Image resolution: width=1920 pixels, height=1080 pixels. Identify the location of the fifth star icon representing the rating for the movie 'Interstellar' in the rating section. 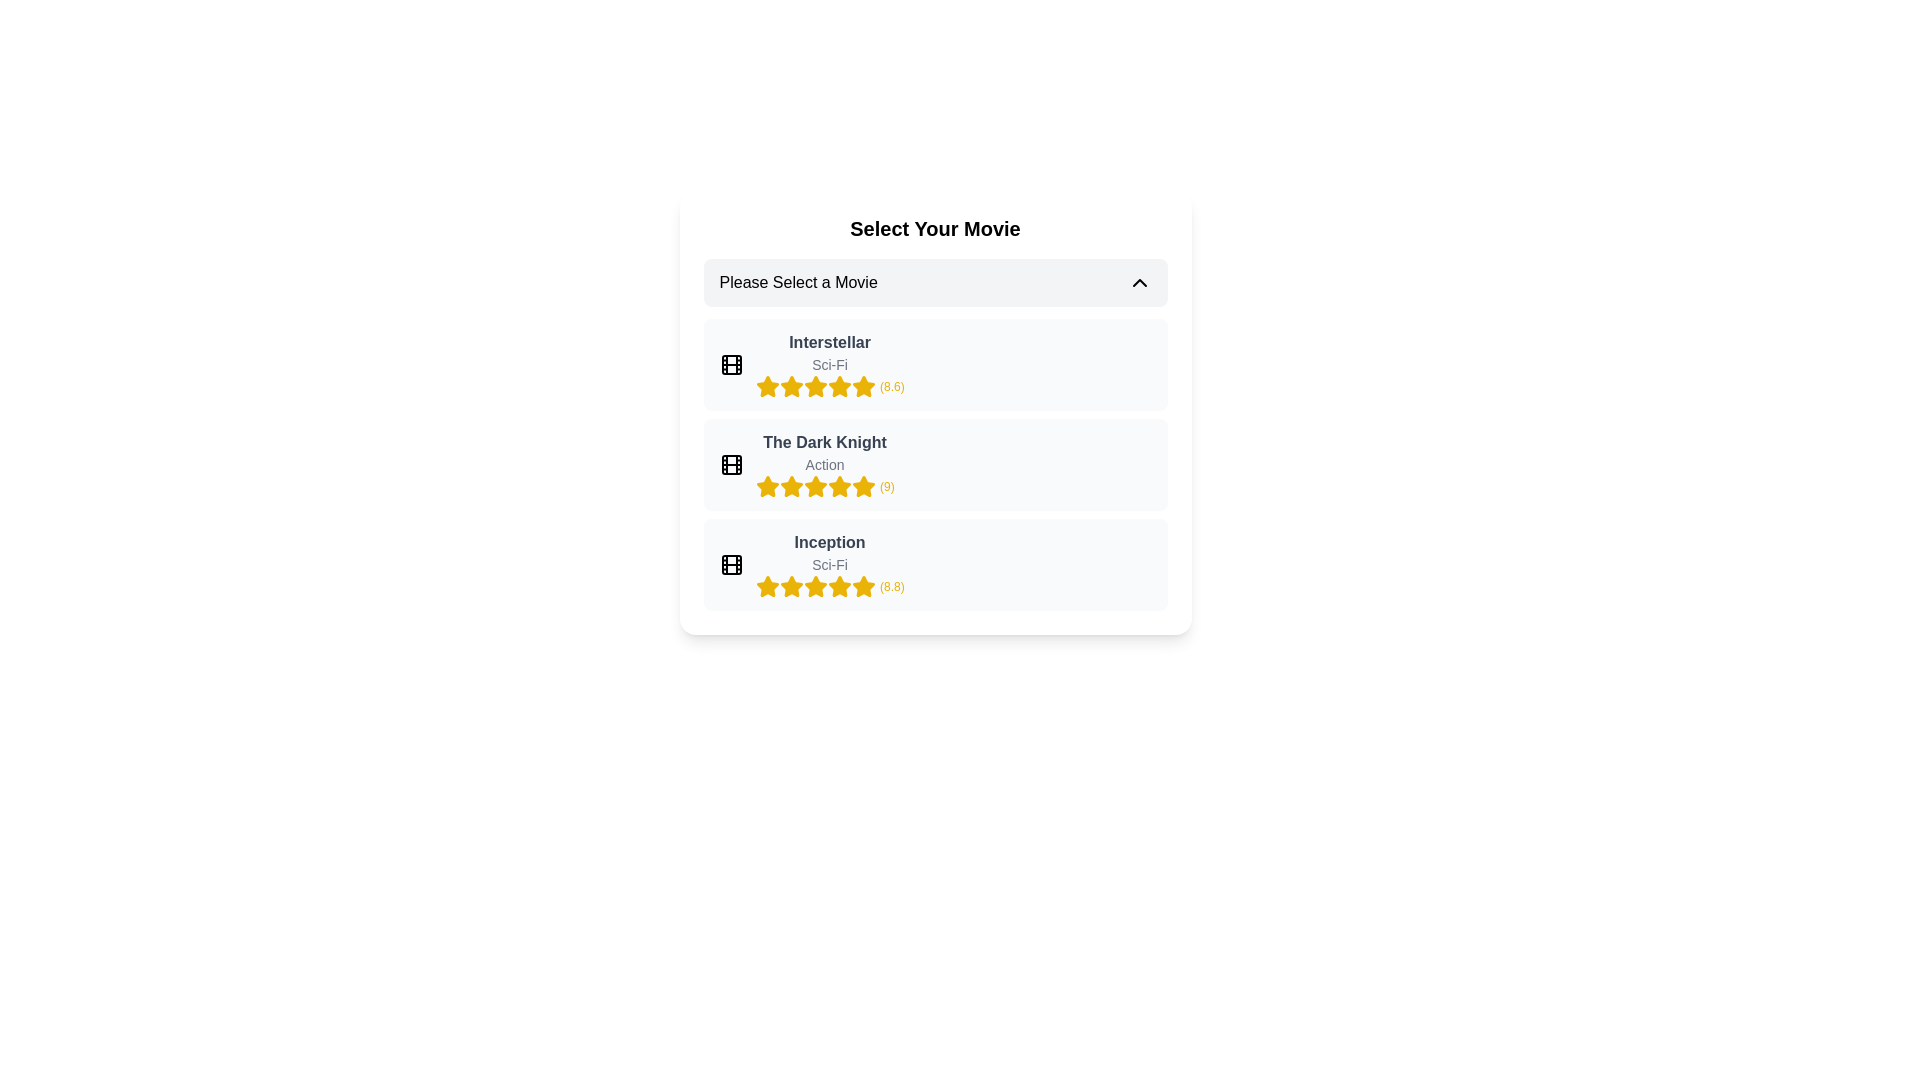
(815, 386).